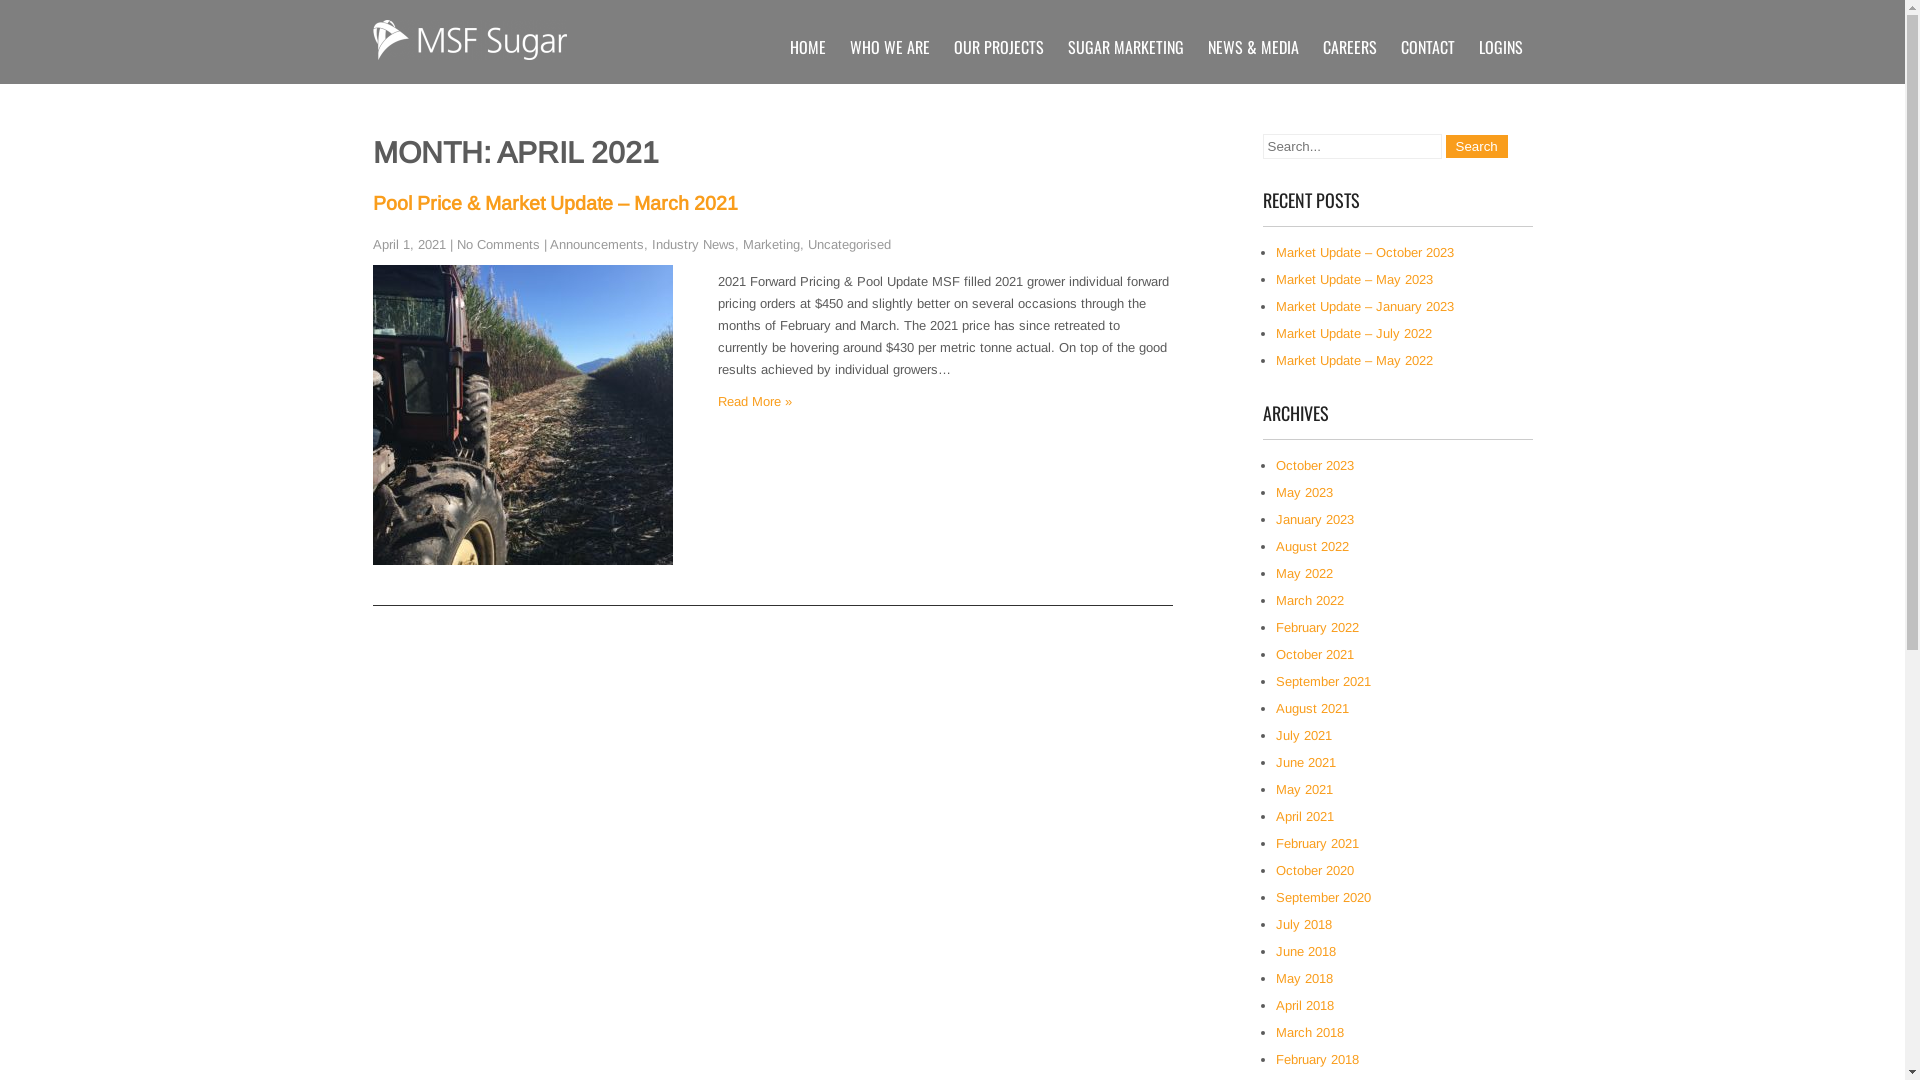 The image size is (1920, 1080). Describe the element at coordinates (1323, 896) in the screenshot. I see `'September 2020'` at that location.